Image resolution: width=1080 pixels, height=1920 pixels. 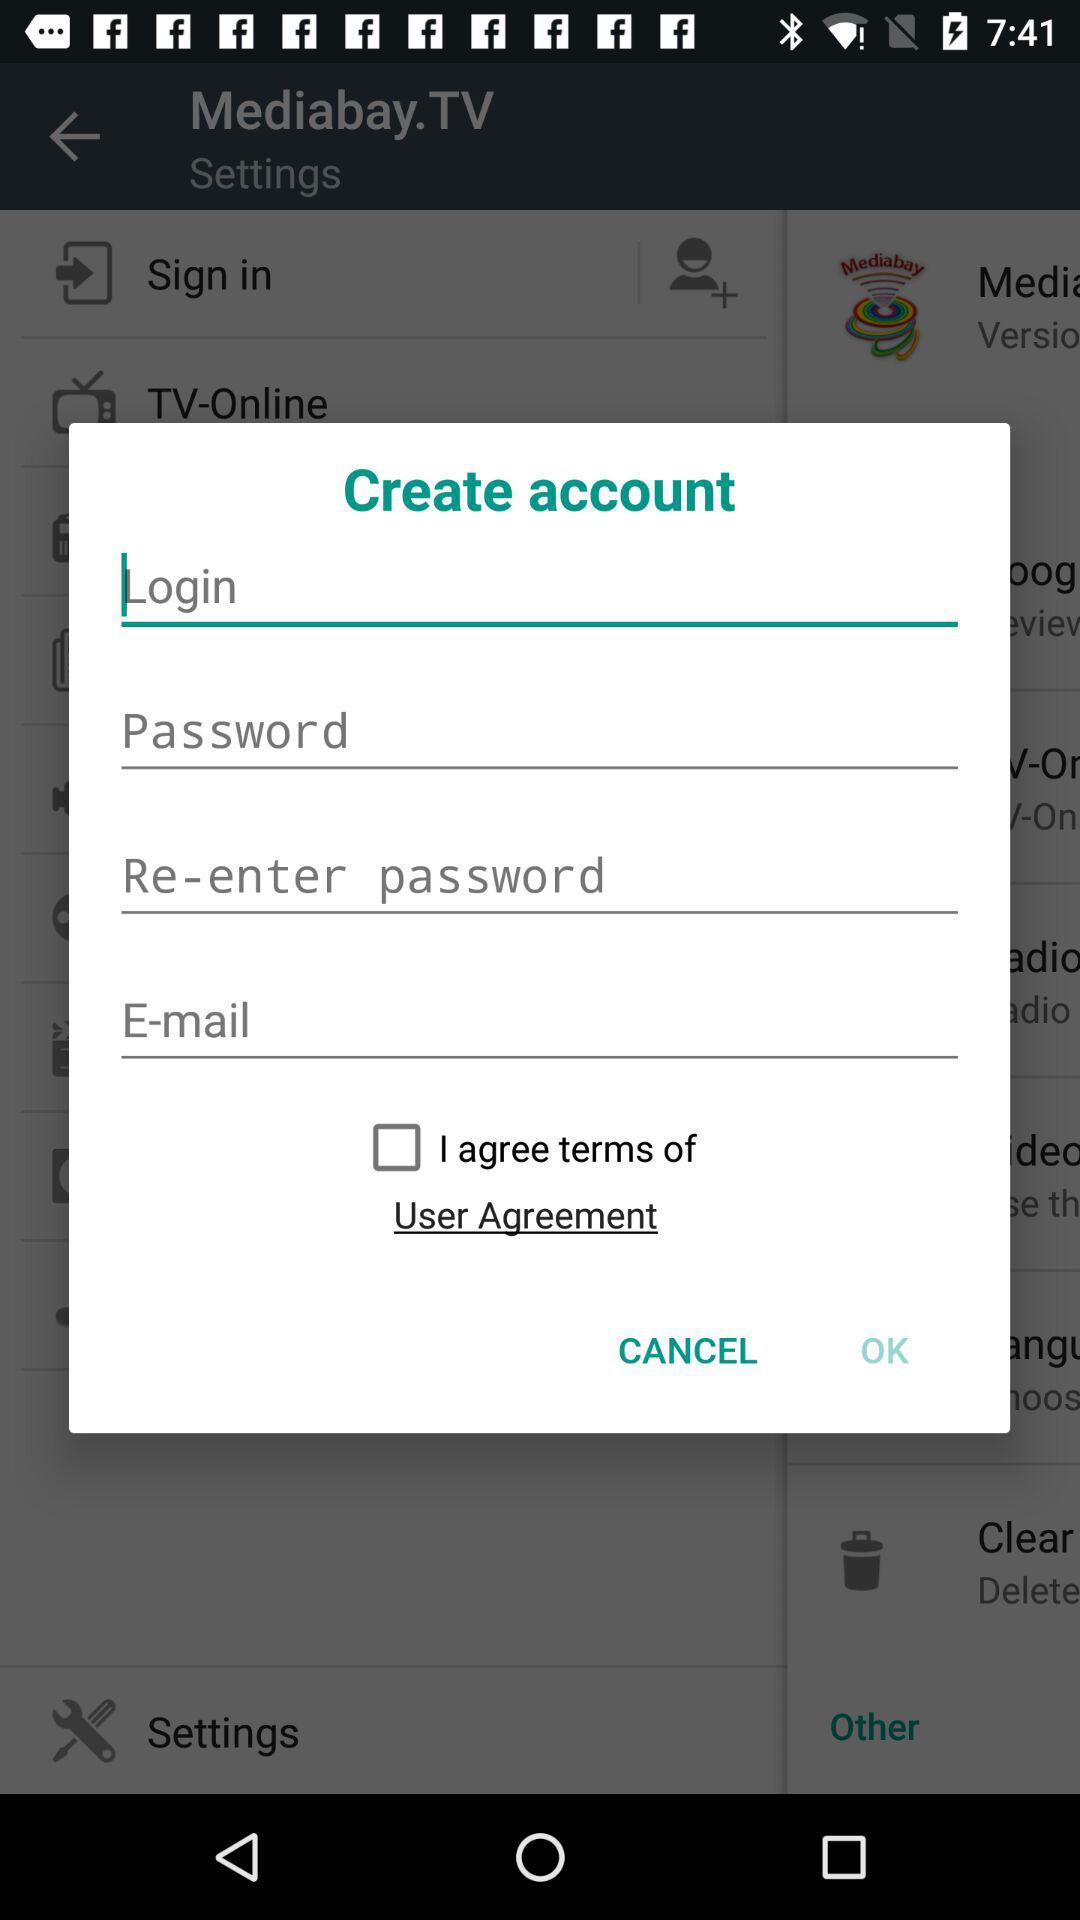 I want to click on icon above the cancel item, so click(x=524, y=1213).